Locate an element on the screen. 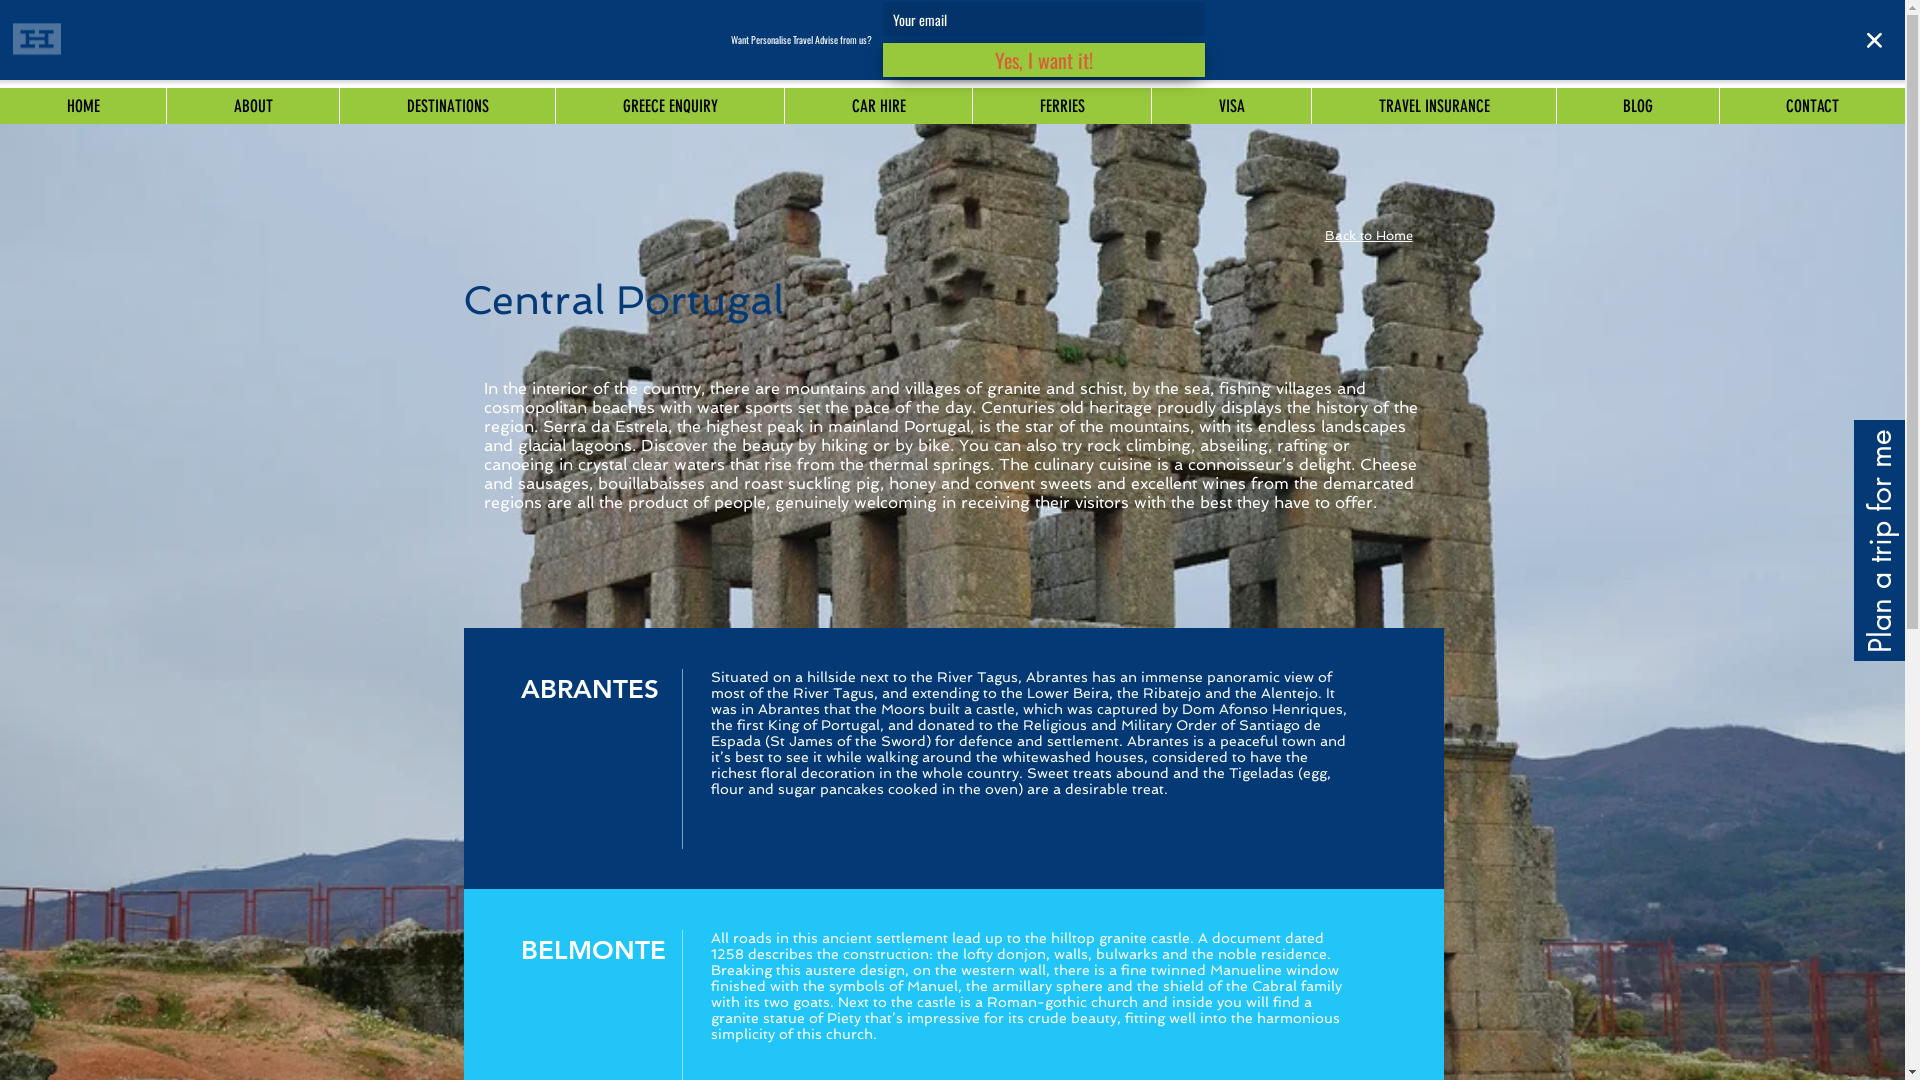 The height and width of the screenshot is (1080, 1920). 'info@iconictravel.com.au' is located at coordinates (1329, 64).